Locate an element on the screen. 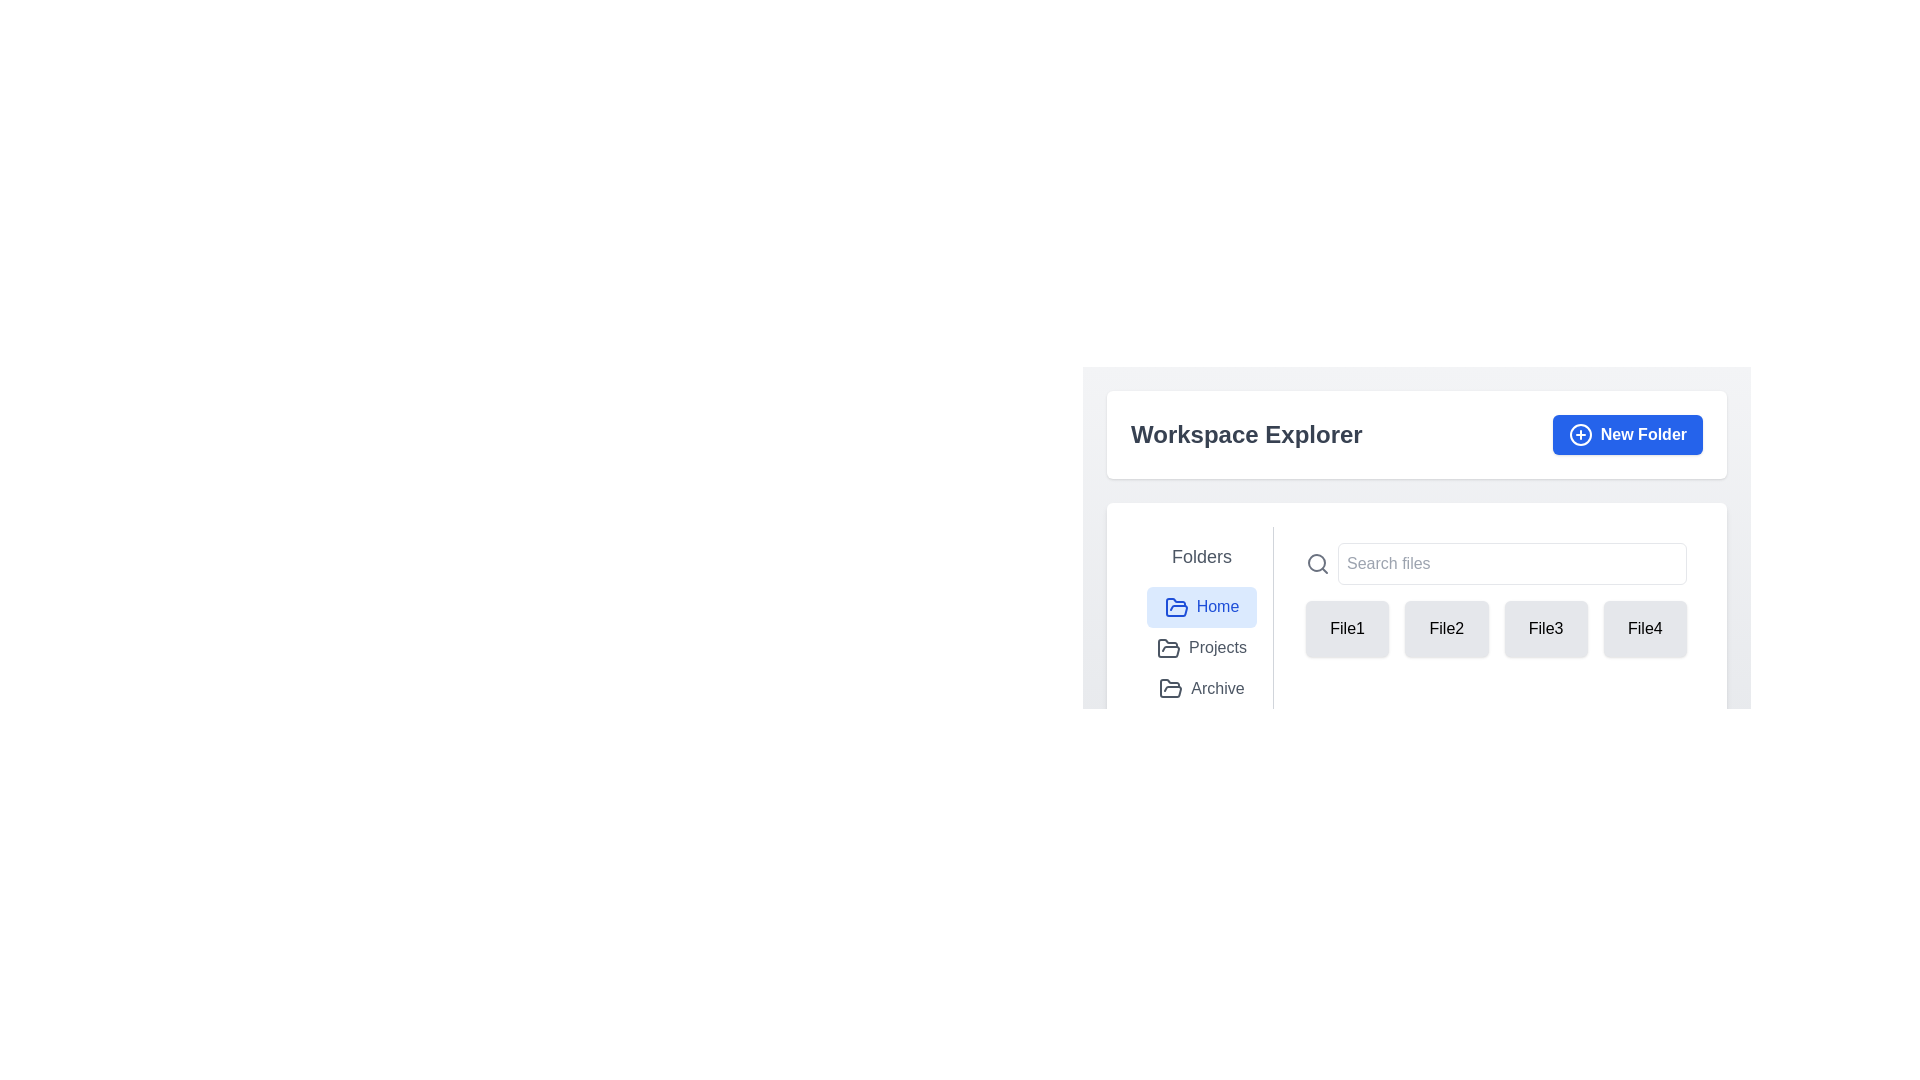 The width and height of the screenshot is (1920, 1080). the blue rectangular button labeled 'New Folder' with a plus icon to initiate the folder creation is located at coordinates (1627, 434).